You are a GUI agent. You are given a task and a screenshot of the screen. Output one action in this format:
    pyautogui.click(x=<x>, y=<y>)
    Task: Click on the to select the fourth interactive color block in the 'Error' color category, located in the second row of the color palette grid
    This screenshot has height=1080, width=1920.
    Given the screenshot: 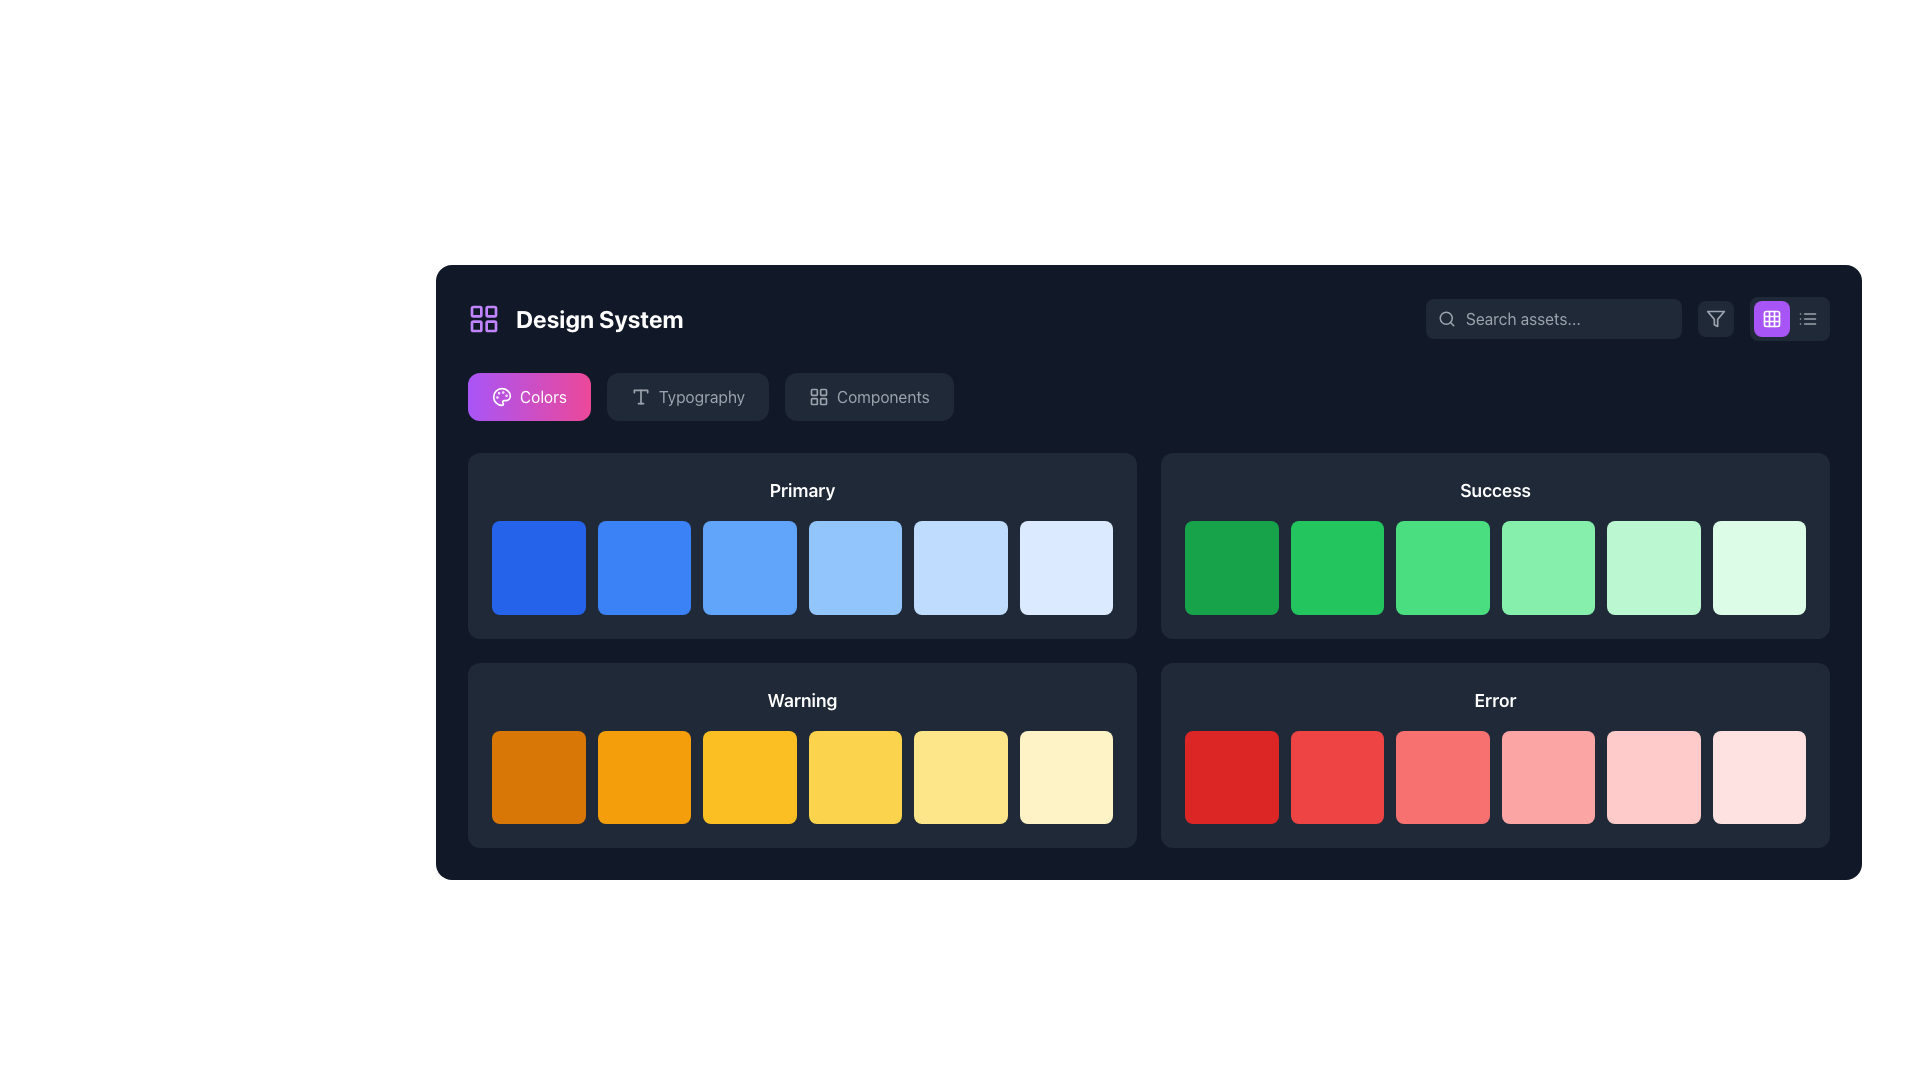 What is the action you would take?
    pyautogui.click(x=1547, y=775)
    